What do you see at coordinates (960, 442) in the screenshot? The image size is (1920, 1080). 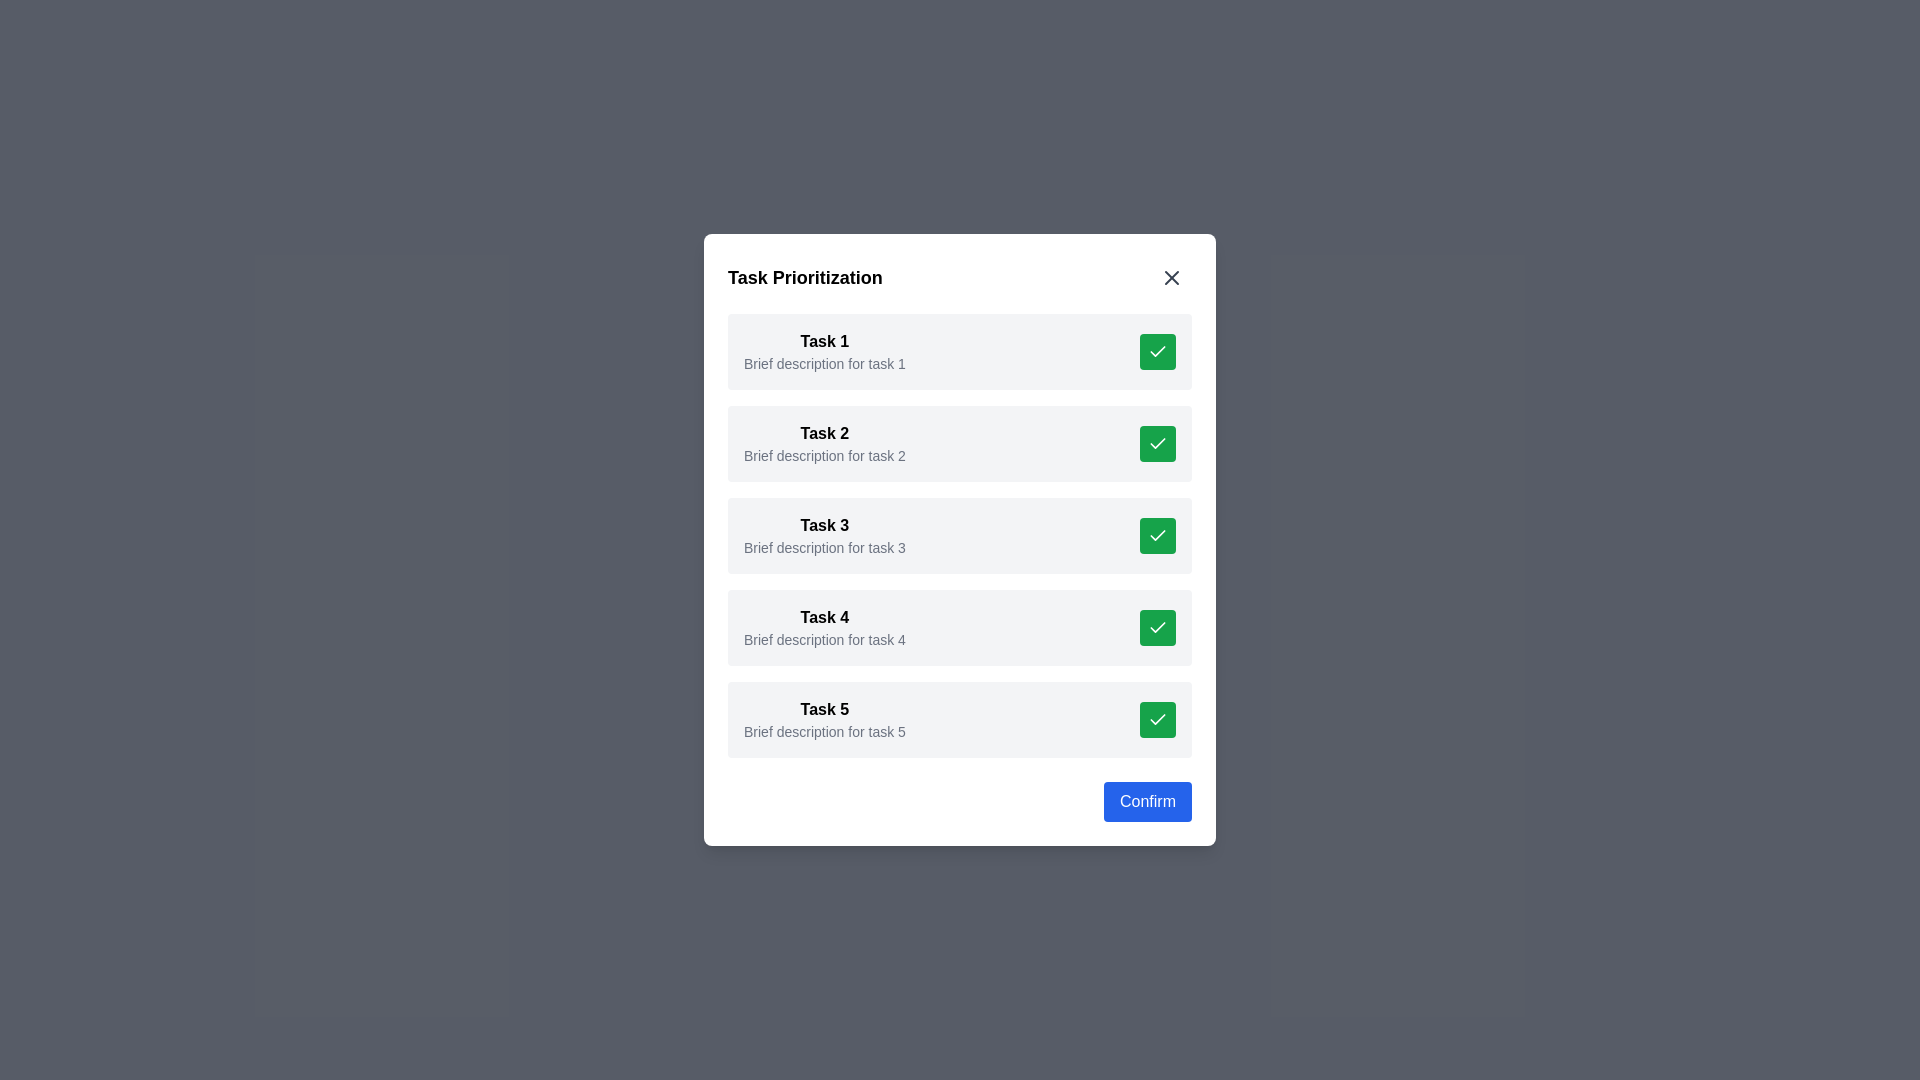 I see `the checkmark of the second task item in the vertical list displayed in the modal` at bounding box center [960, 442].